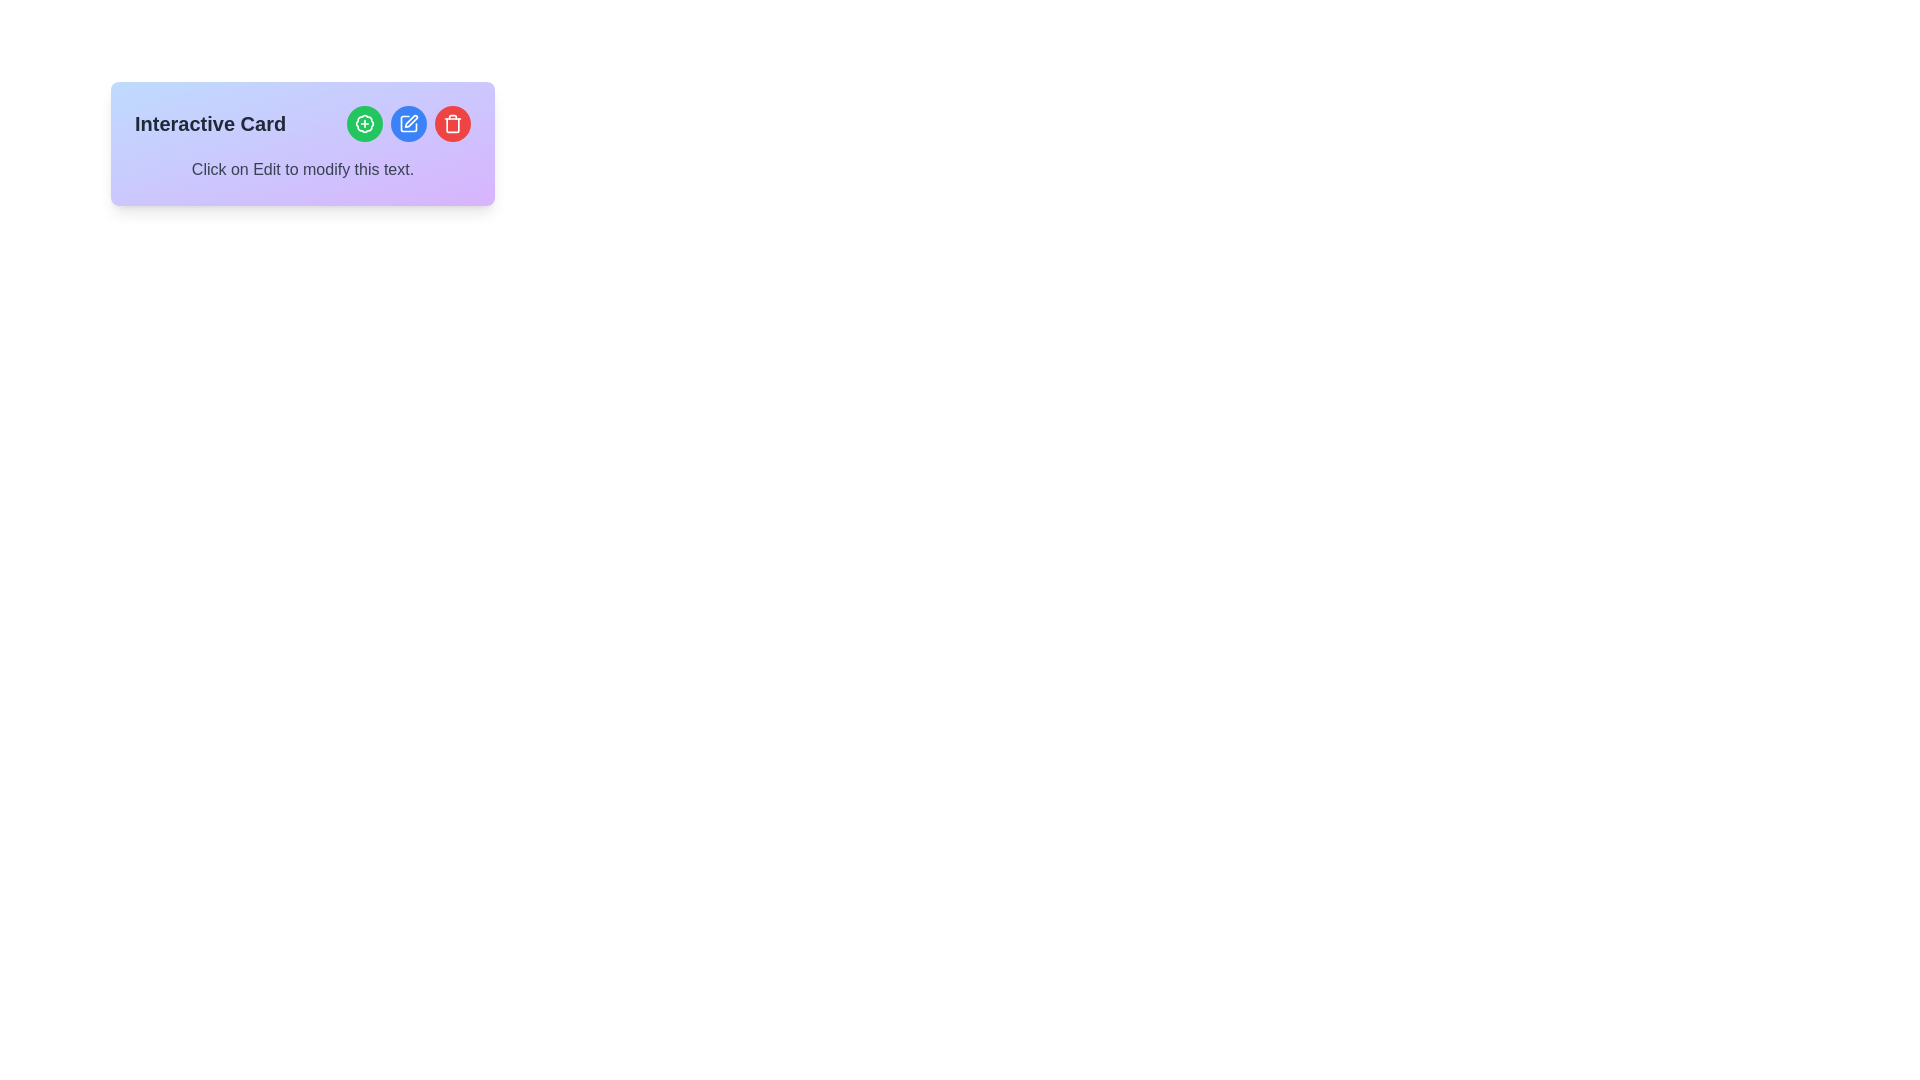  What do you see at coordinates (364, 123) in the screenshot?
I see `the green circular button with a white plus icon, which is the leftmost button in a row of three buttons within the 'Interactive Card'` at bounding box center [364, 123].